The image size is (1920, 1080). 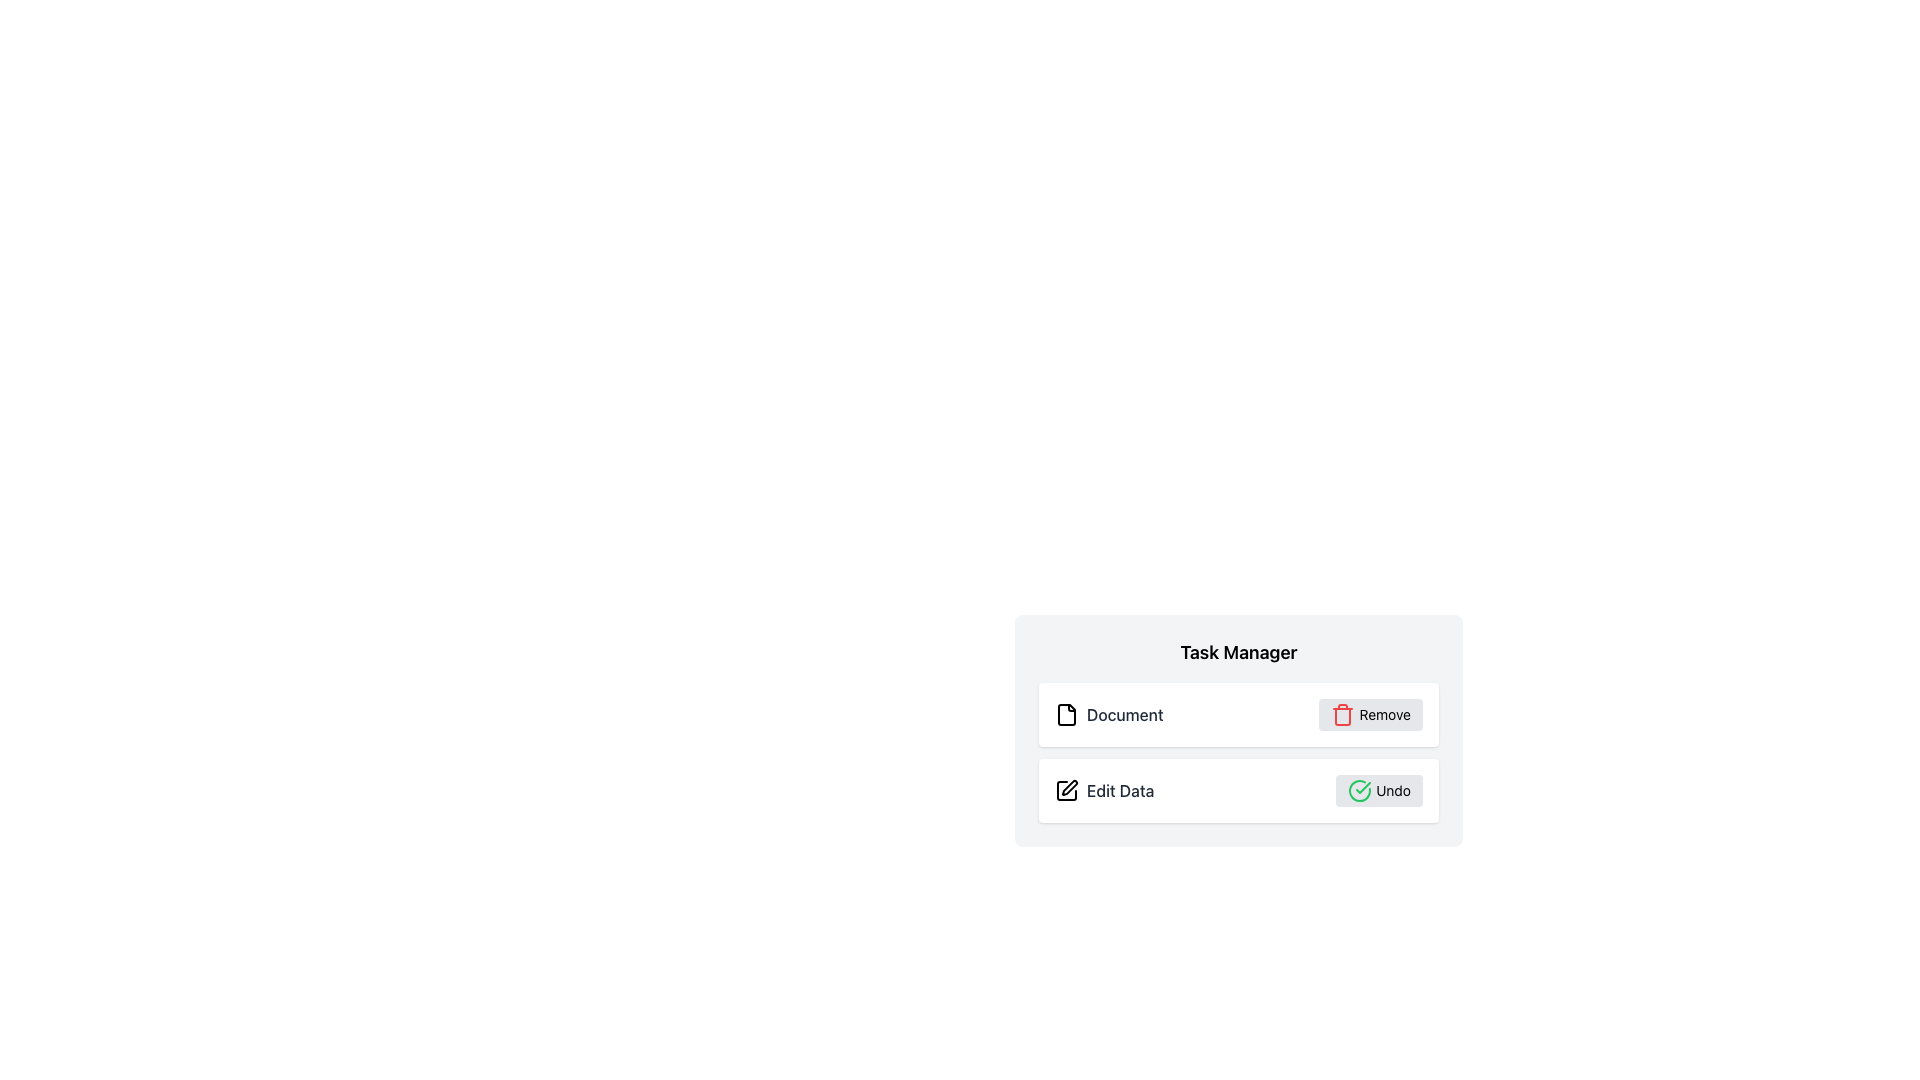 I want to click on the text label that describes the 'Edit Data' functionality, located to the right of the pen and square icon in the 'Task Manager' interface, so click(x=1120, y=789).